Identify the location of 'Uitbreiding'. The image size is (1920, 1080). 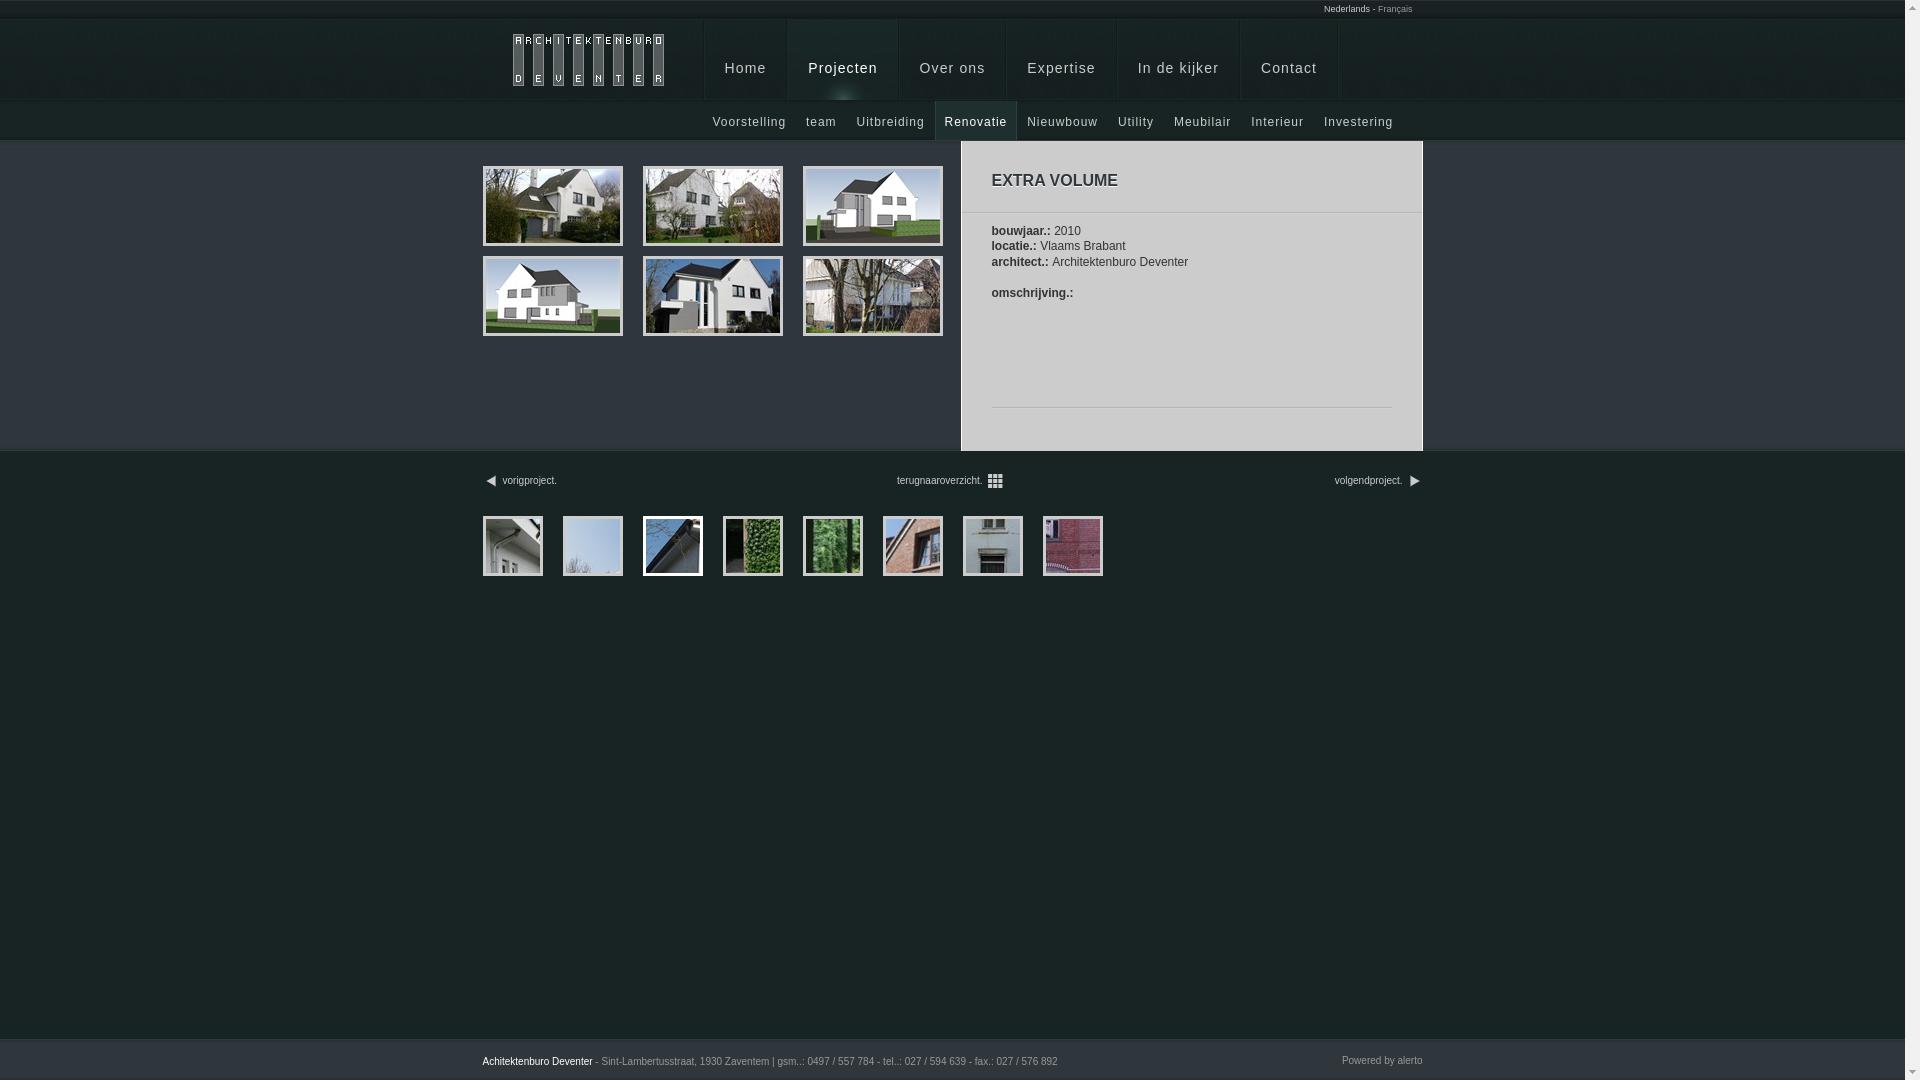
(890, 120).